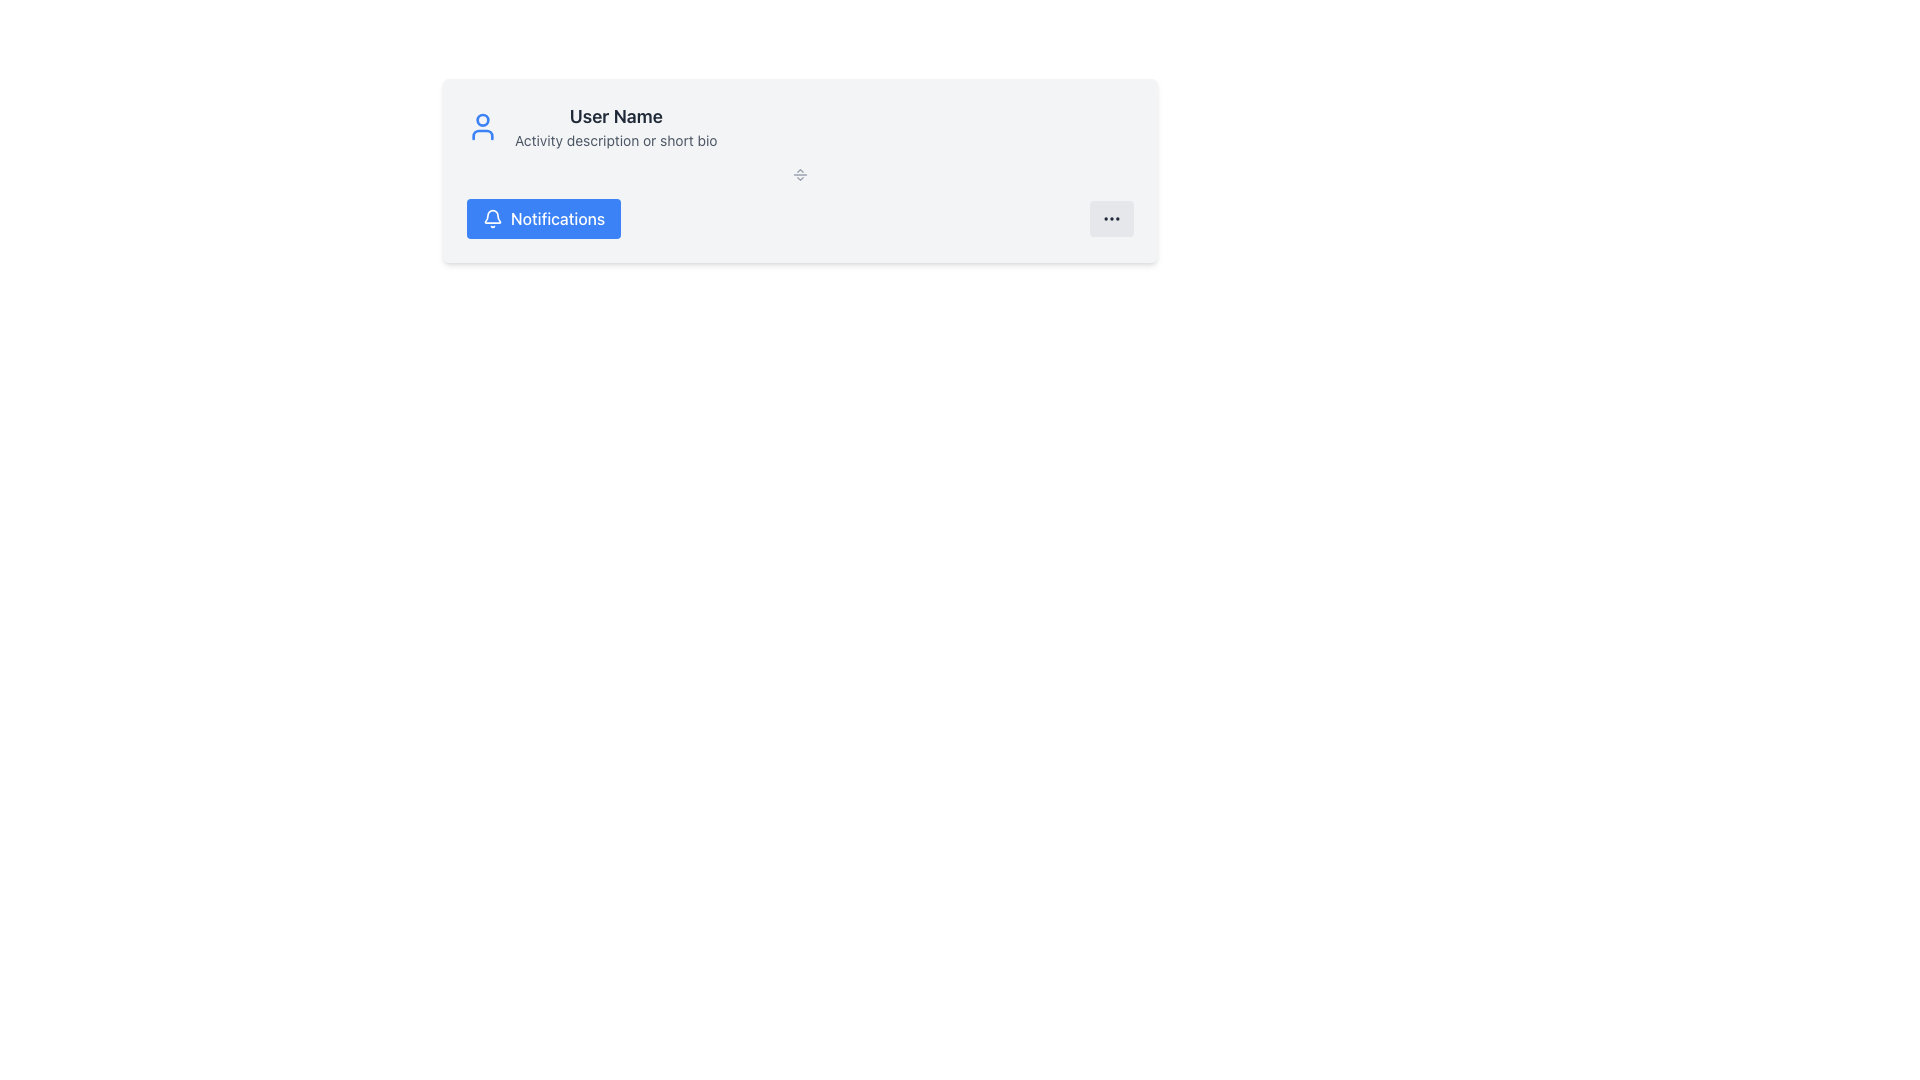  I want to click on the button with a light gray background and dark gray text featuring an icon of three vertical dots, so click(1111, 219).